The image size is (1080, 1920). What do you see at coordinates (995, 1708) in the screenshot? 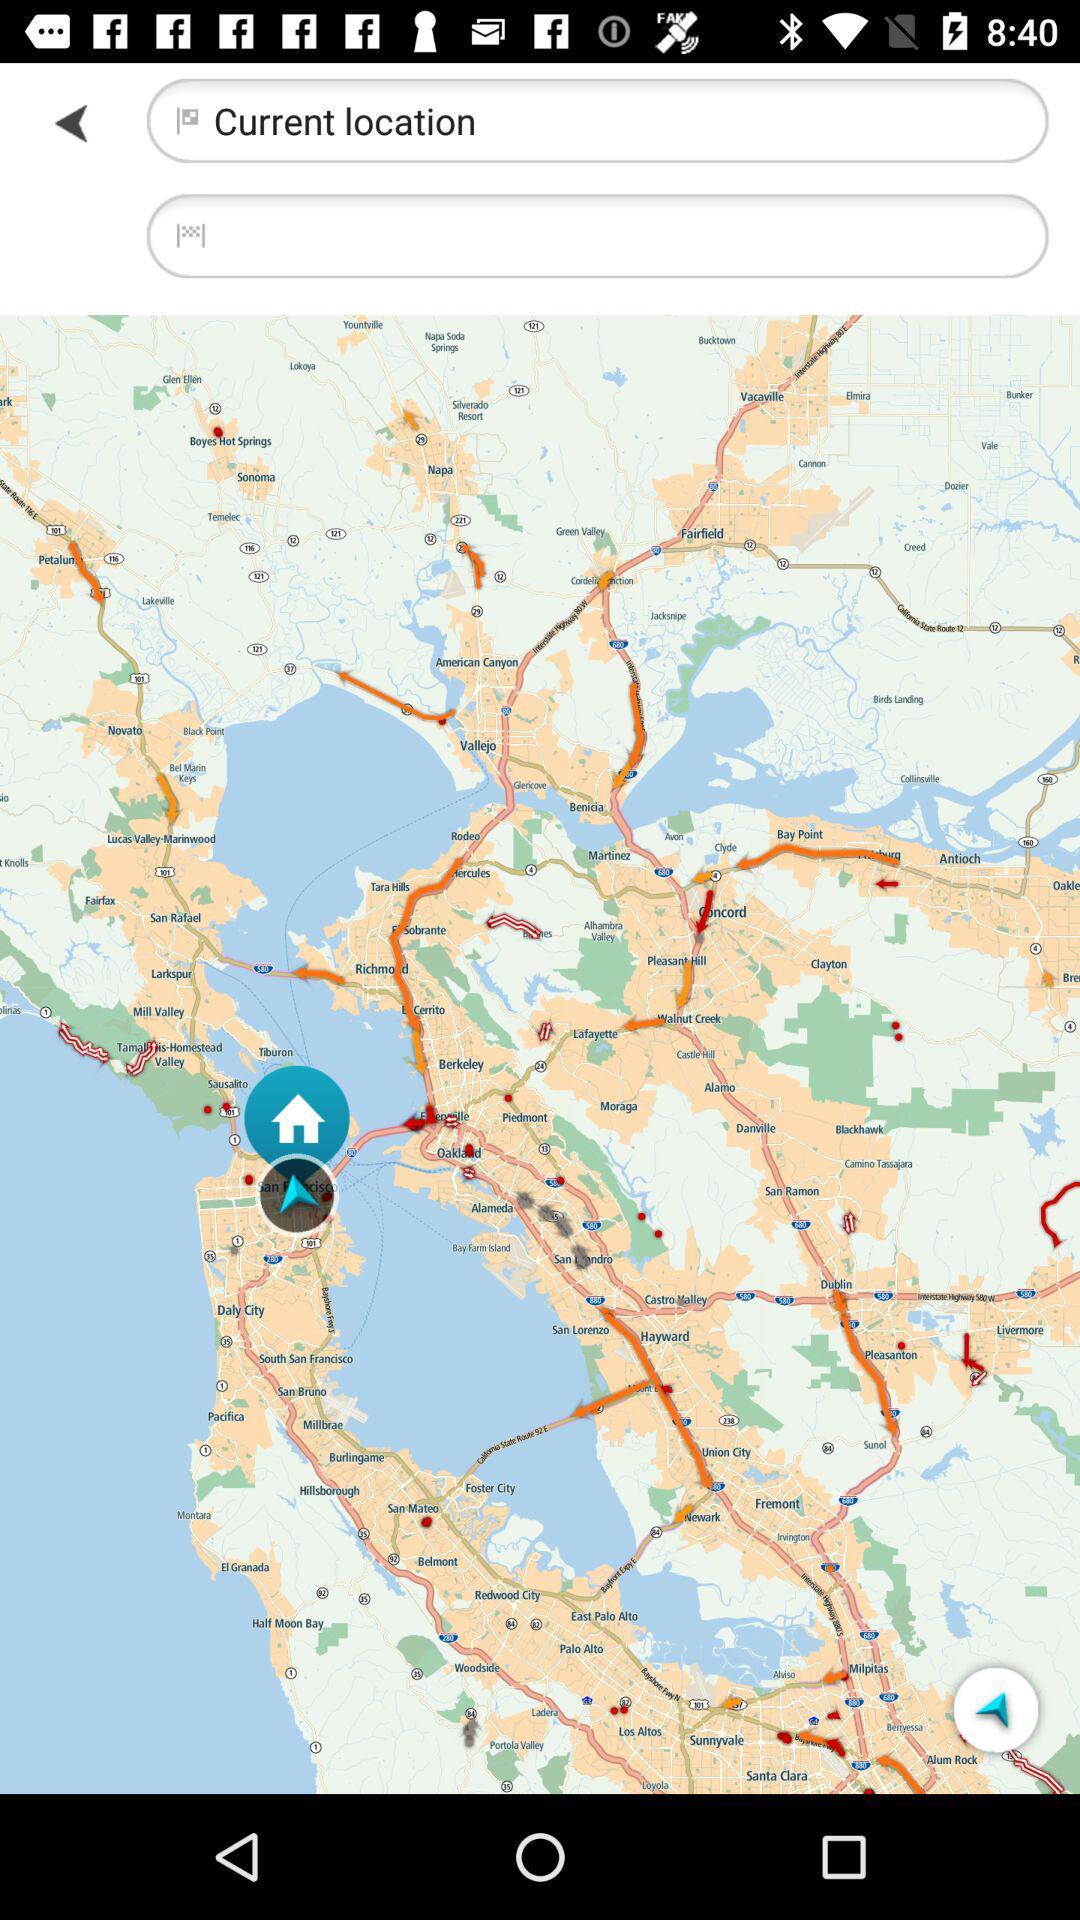
I see `get directions` at bounding box center [995, 1708].